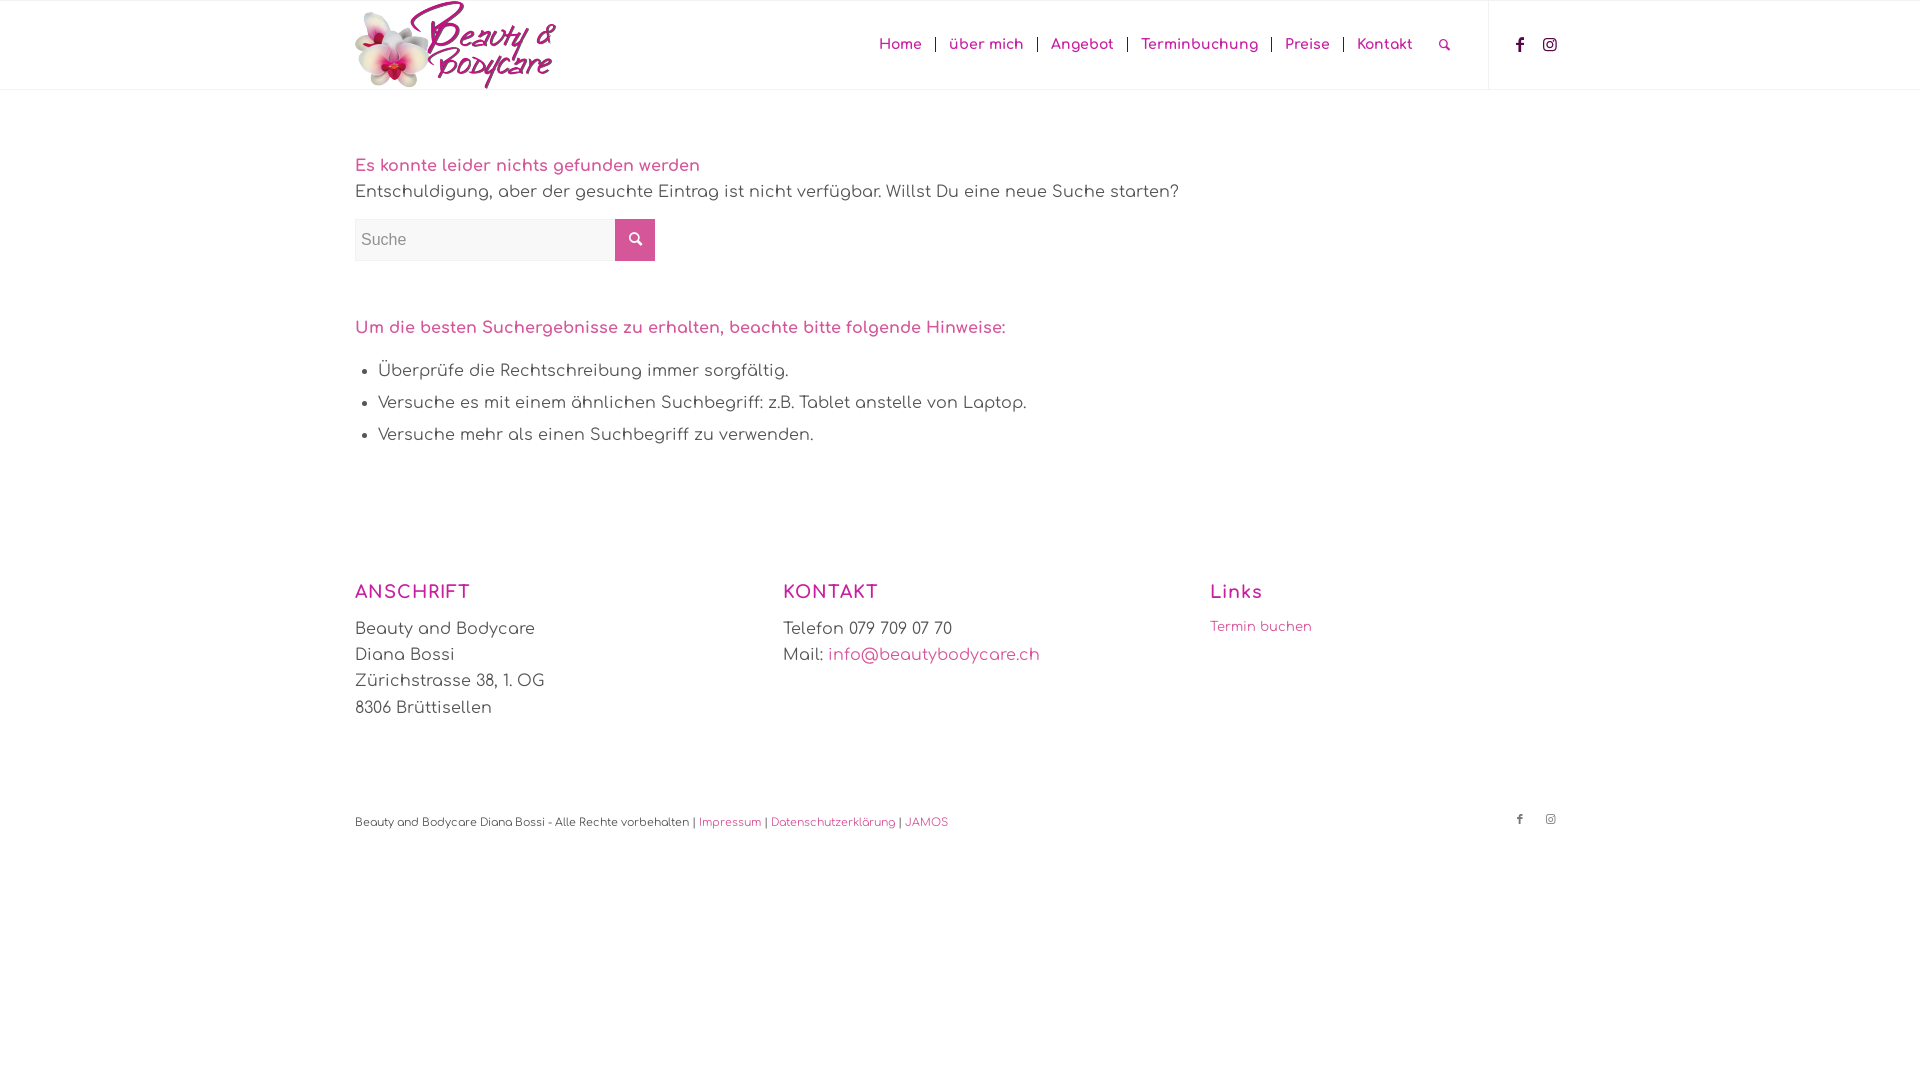 This screenshot has height=1080, width=1920. I want to click on 'bbc-logo', so click(454, 45).